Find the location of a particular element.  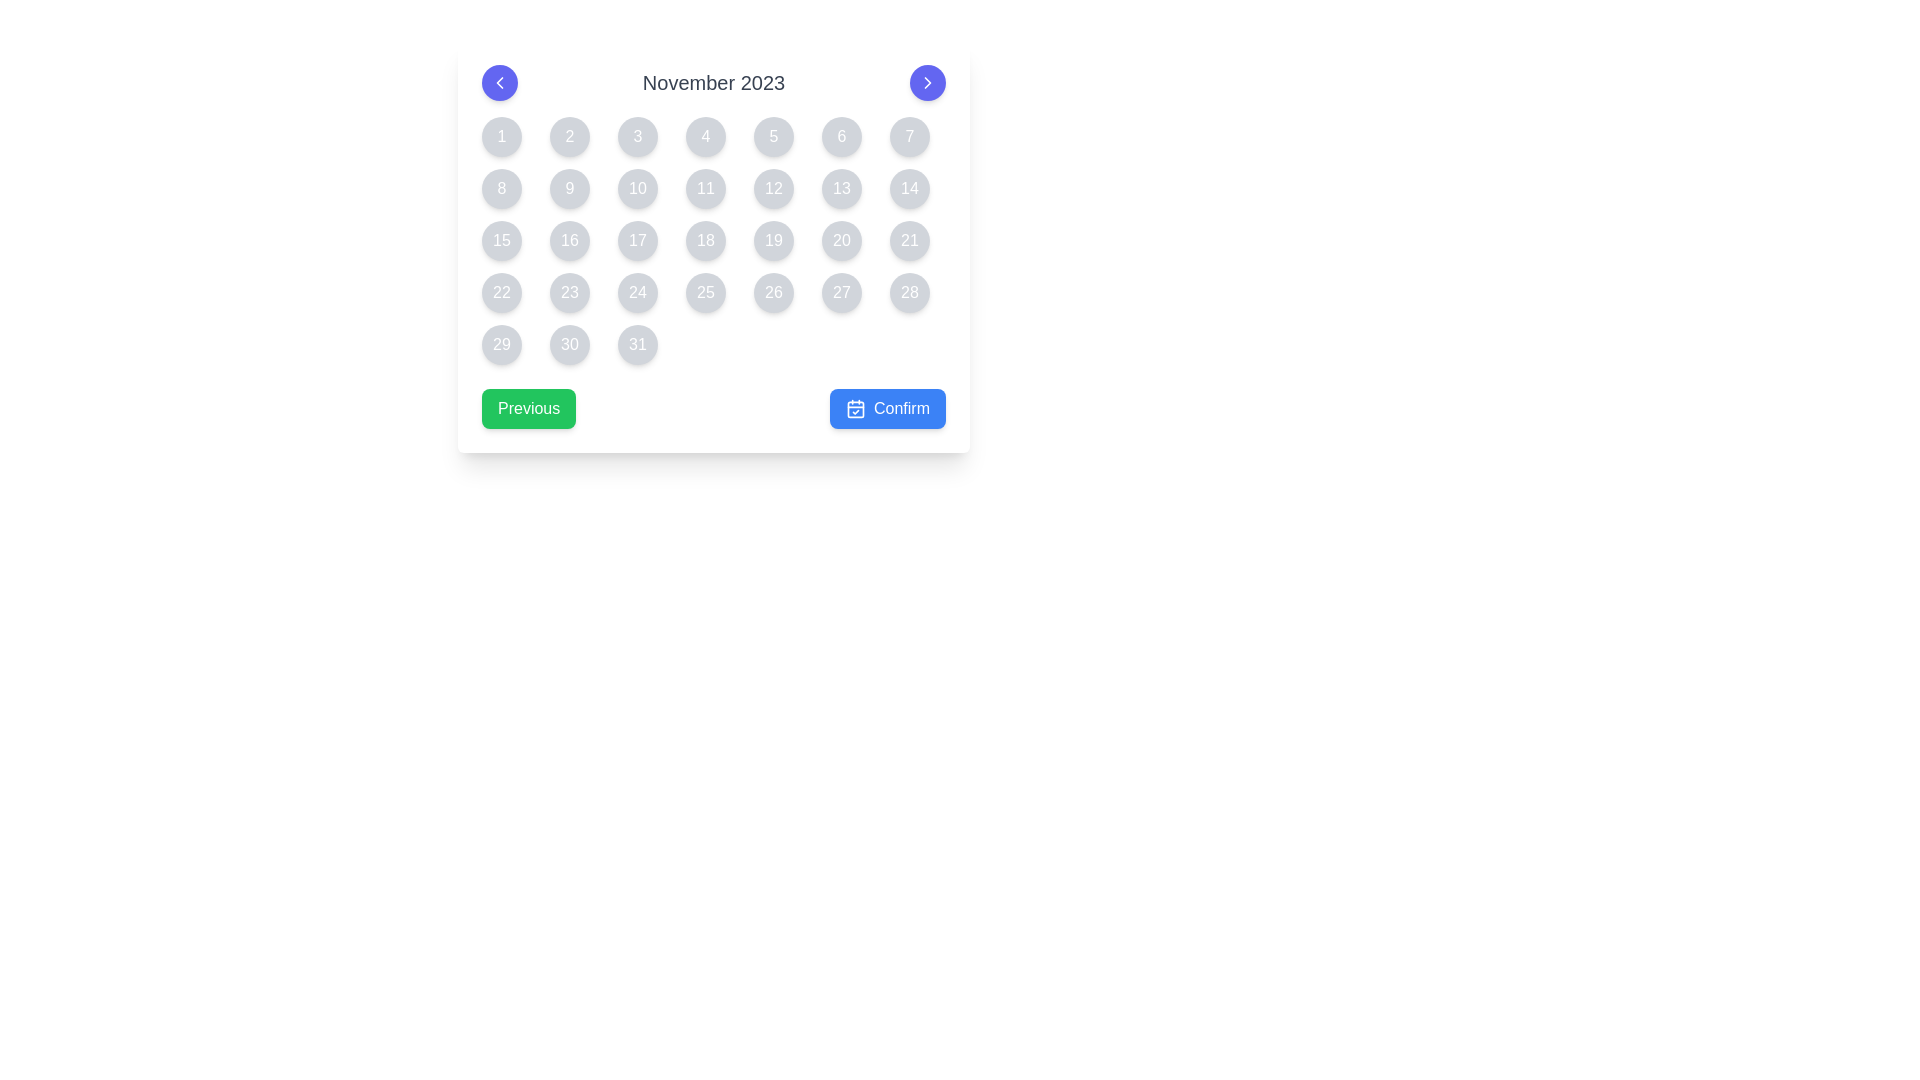

the circular button with a light gray background and white text reading '15' located in the third row and first column of the grid layout is located at coordinates (502, 239).